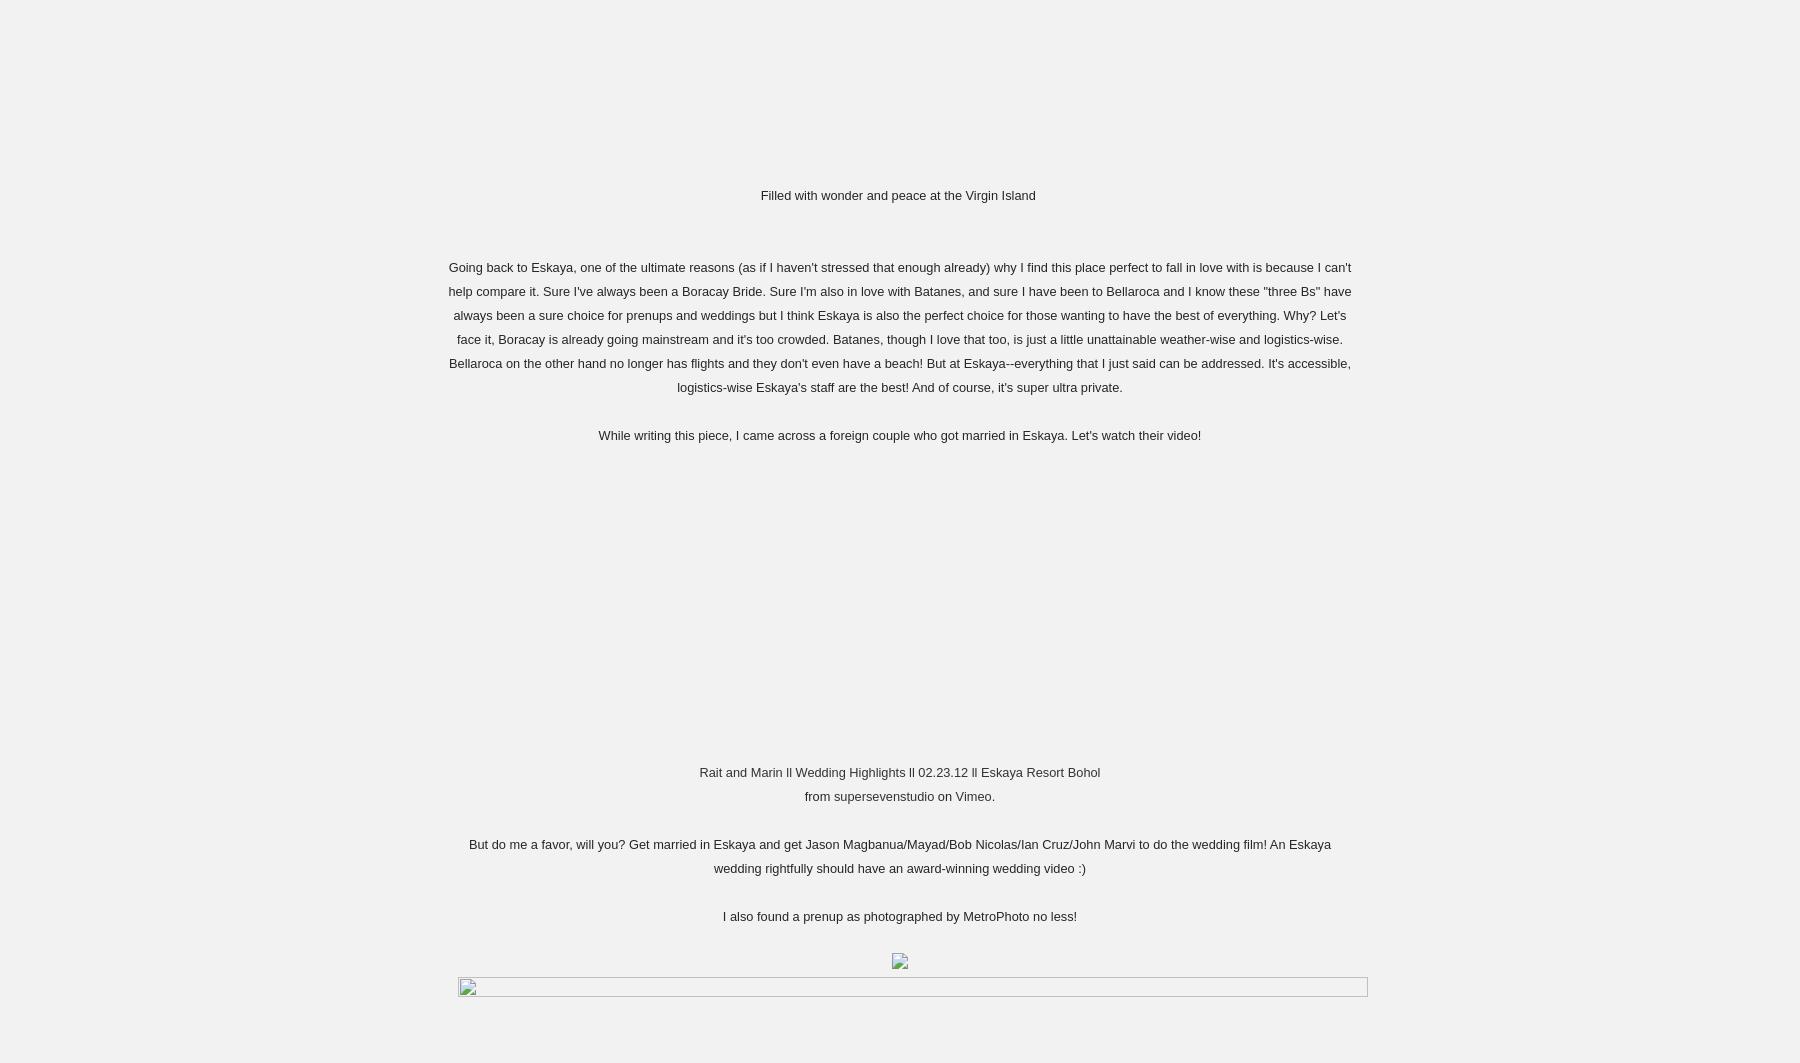  I want to click on 'Vimeo', so click(972, 794).